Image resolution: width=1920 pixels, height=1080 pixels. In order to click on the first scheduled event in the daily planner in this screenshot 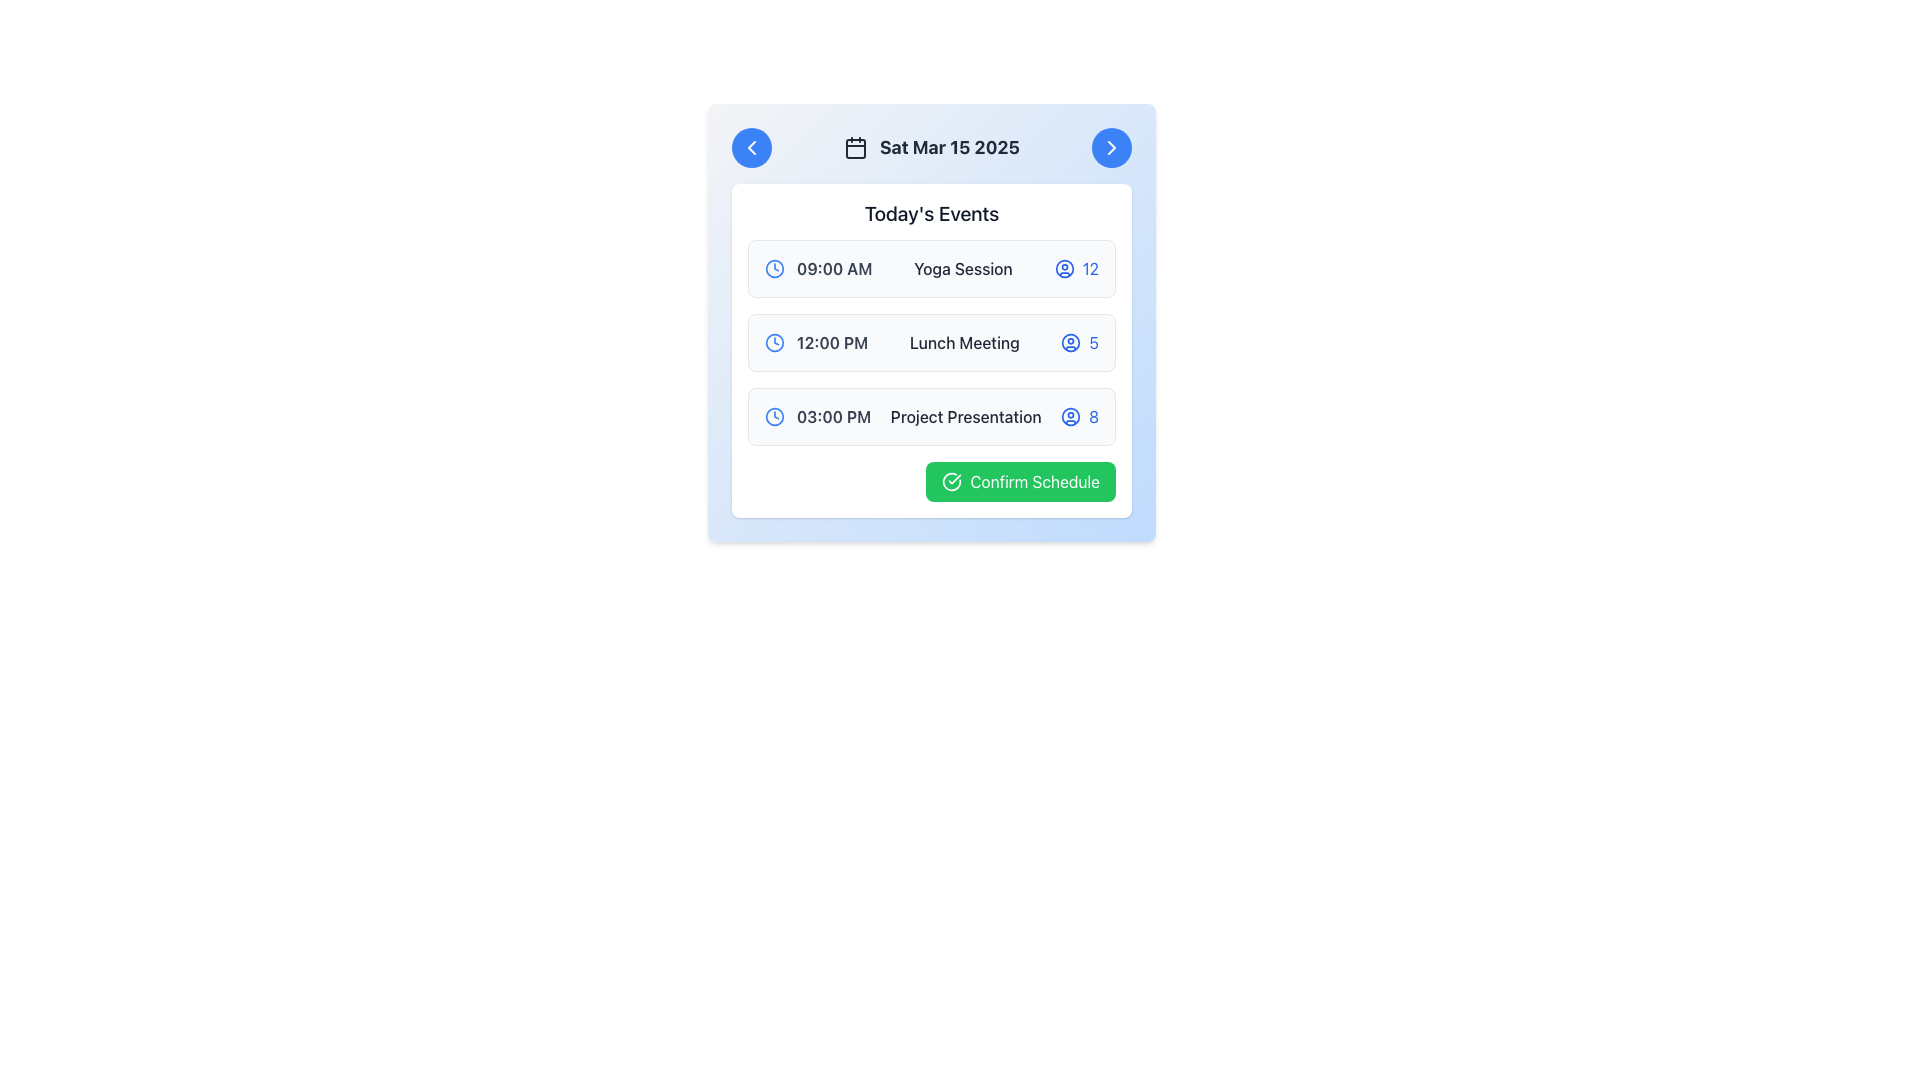, I will do `click(930, 268)`.